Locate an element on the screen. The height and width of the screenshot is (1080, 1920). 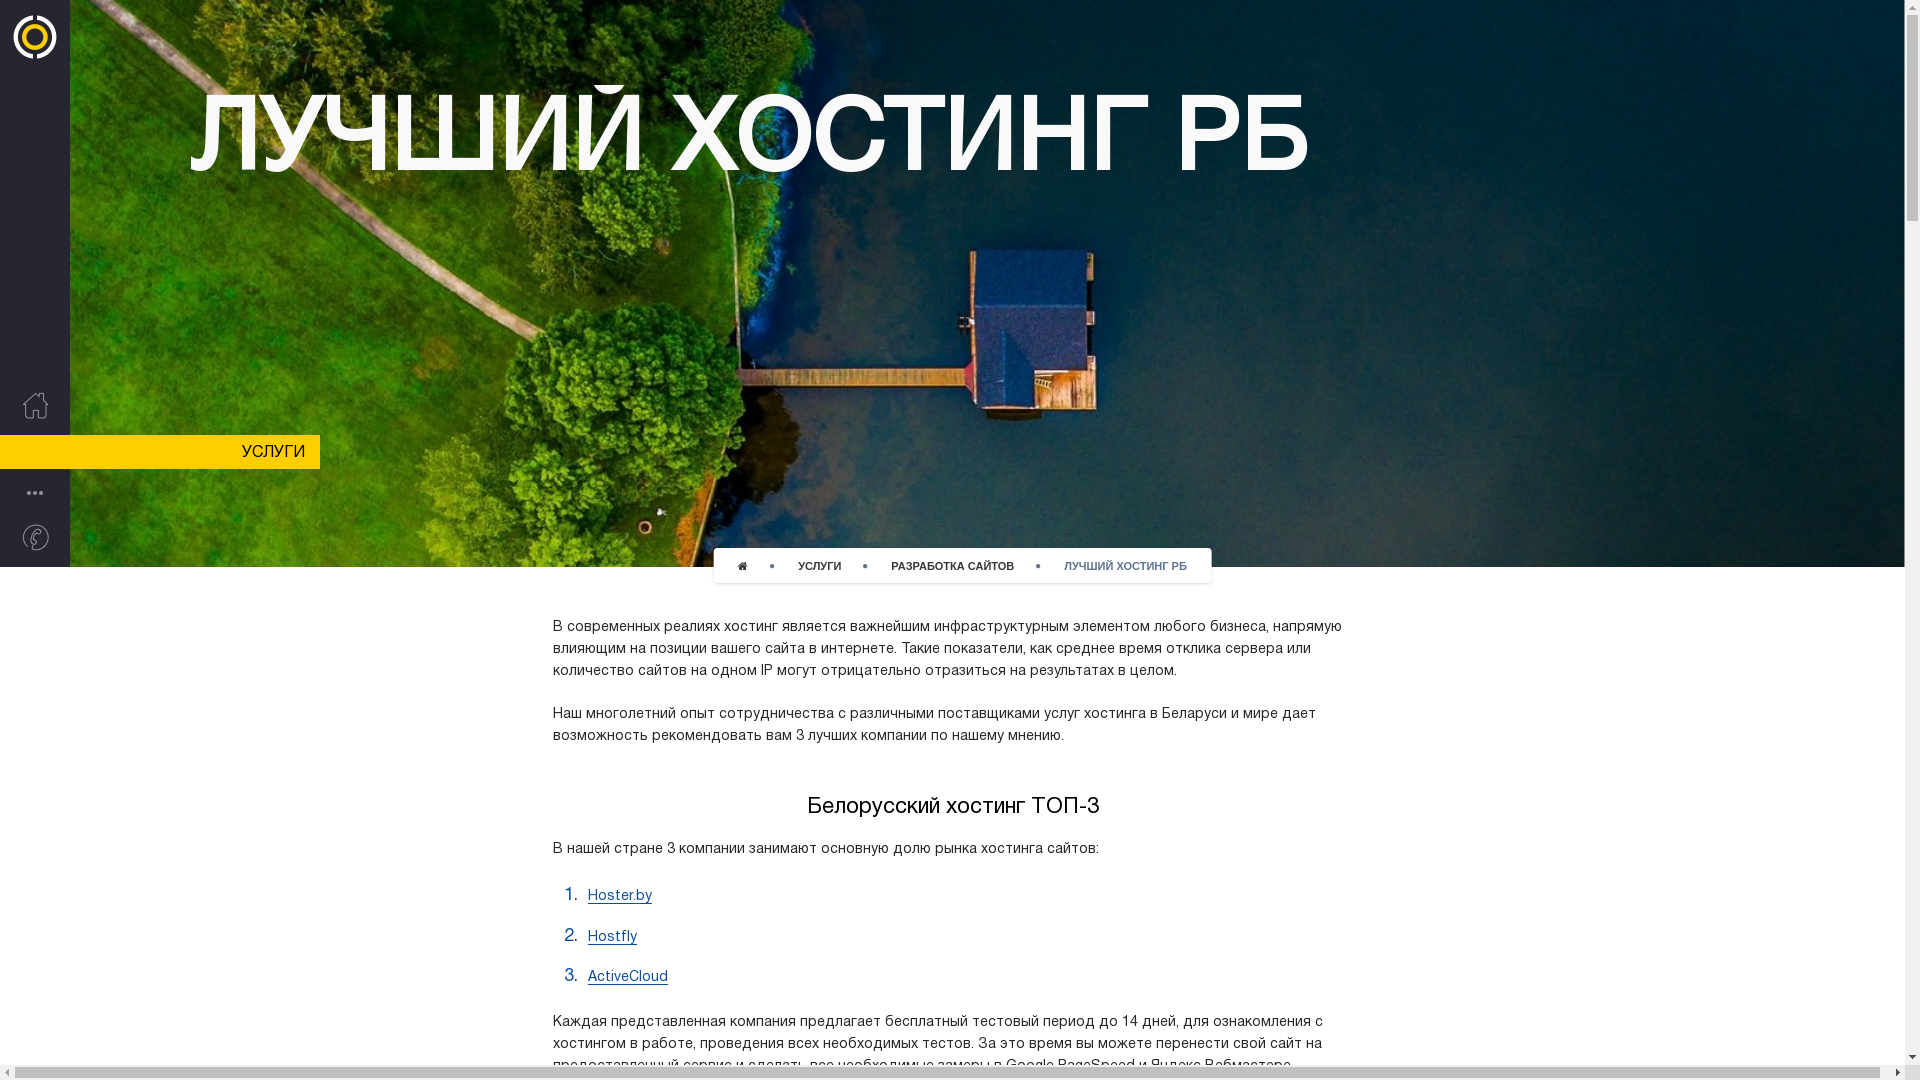
'Hostfly' is located at coordinates (611, 937).